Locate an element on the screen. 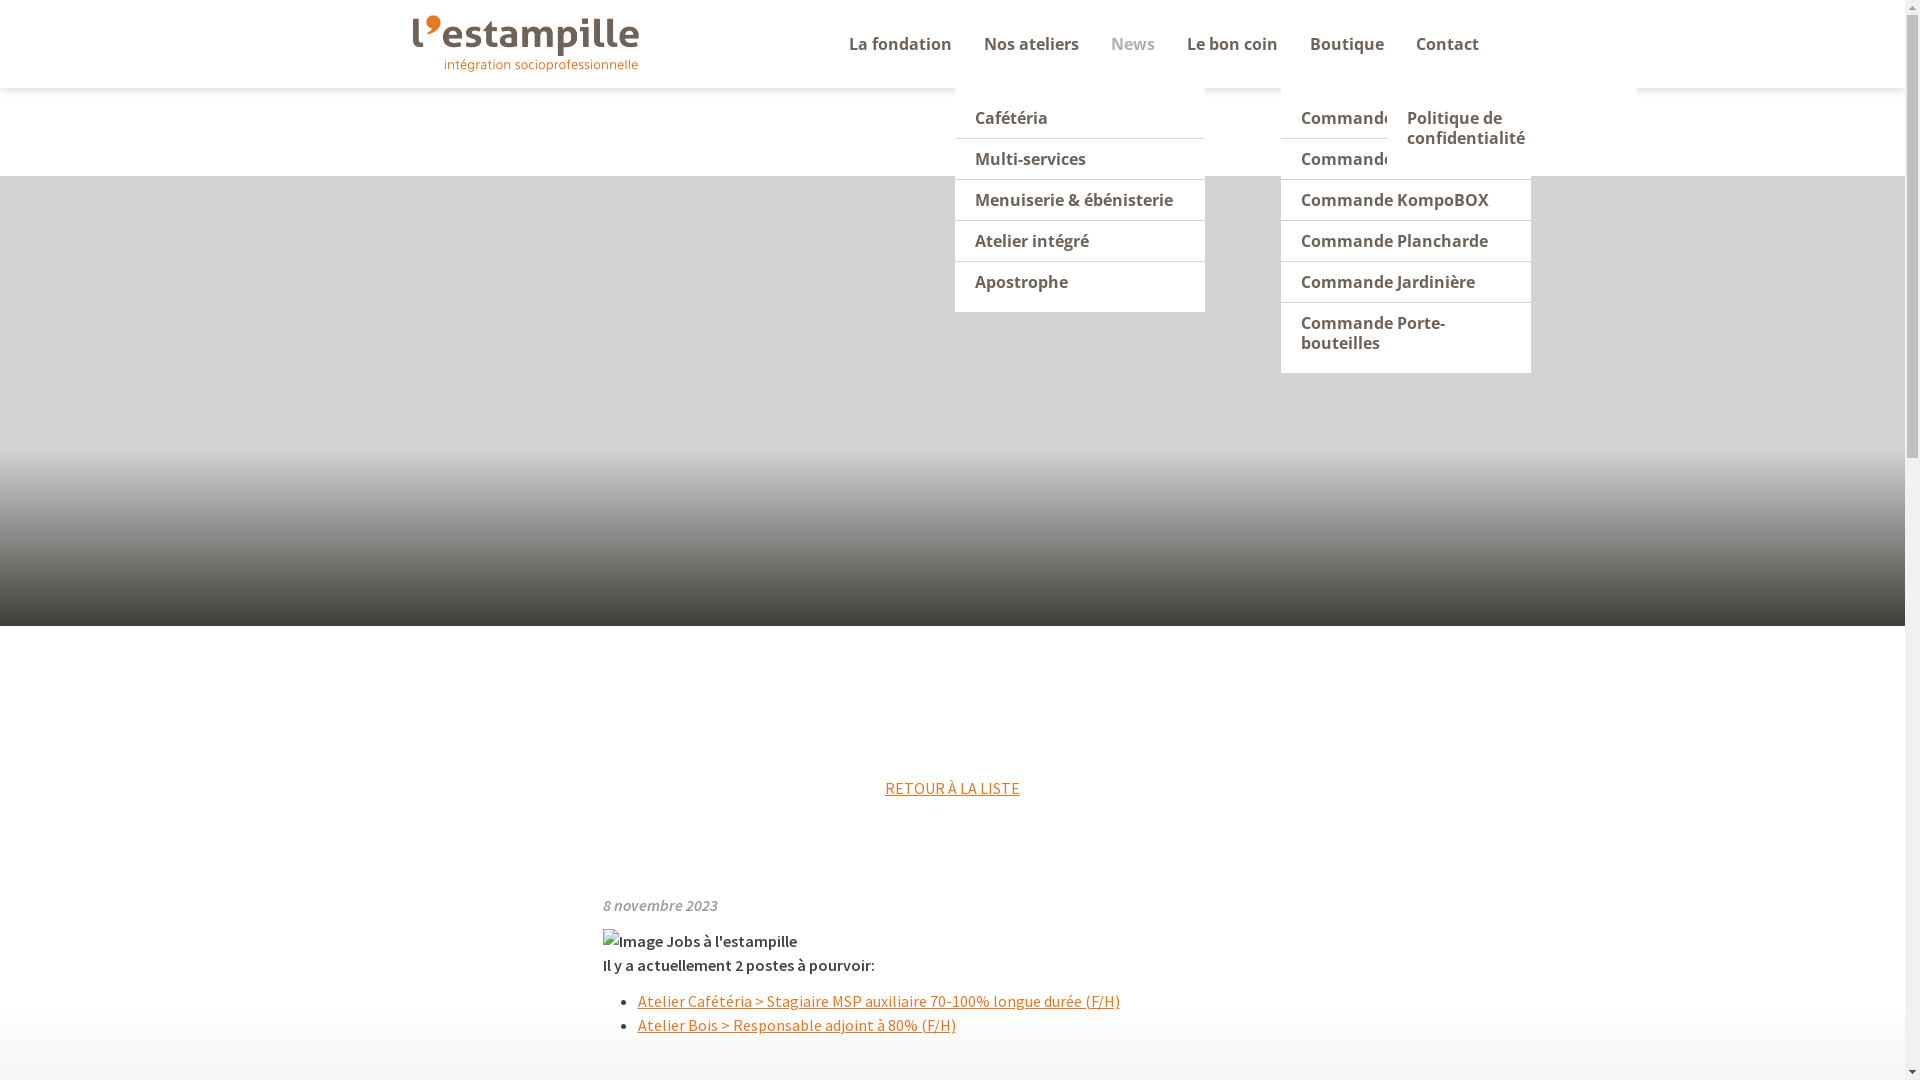  'Commande Porte-bouteilles' is located at coordinates (1280, 331).